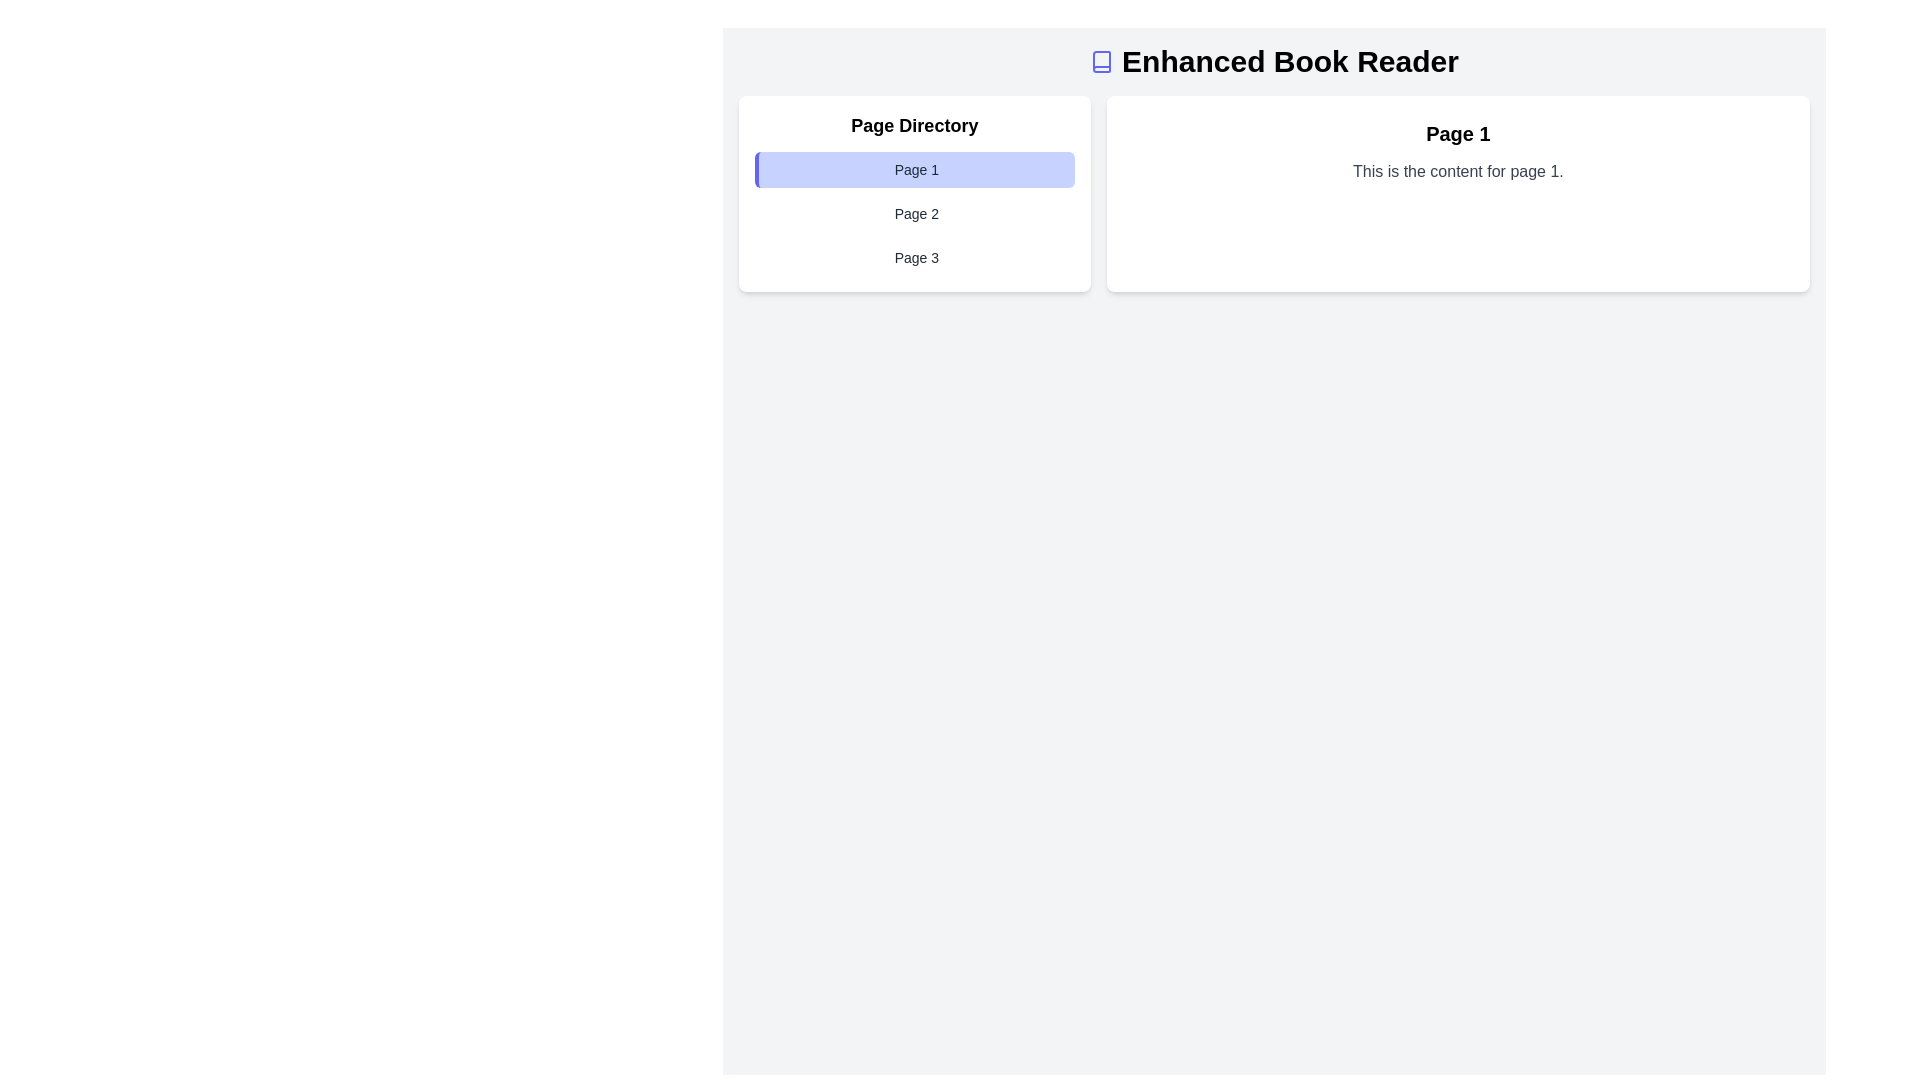 The image size is (1920, 1080). Describe the element at coordinates (1101, 60) in the screenshot. I see `the SVG-based Icon located at the top-center of the interface, positioned to the left of the text 'Enhanced Book Reader' to enhance visual branding` at that location.